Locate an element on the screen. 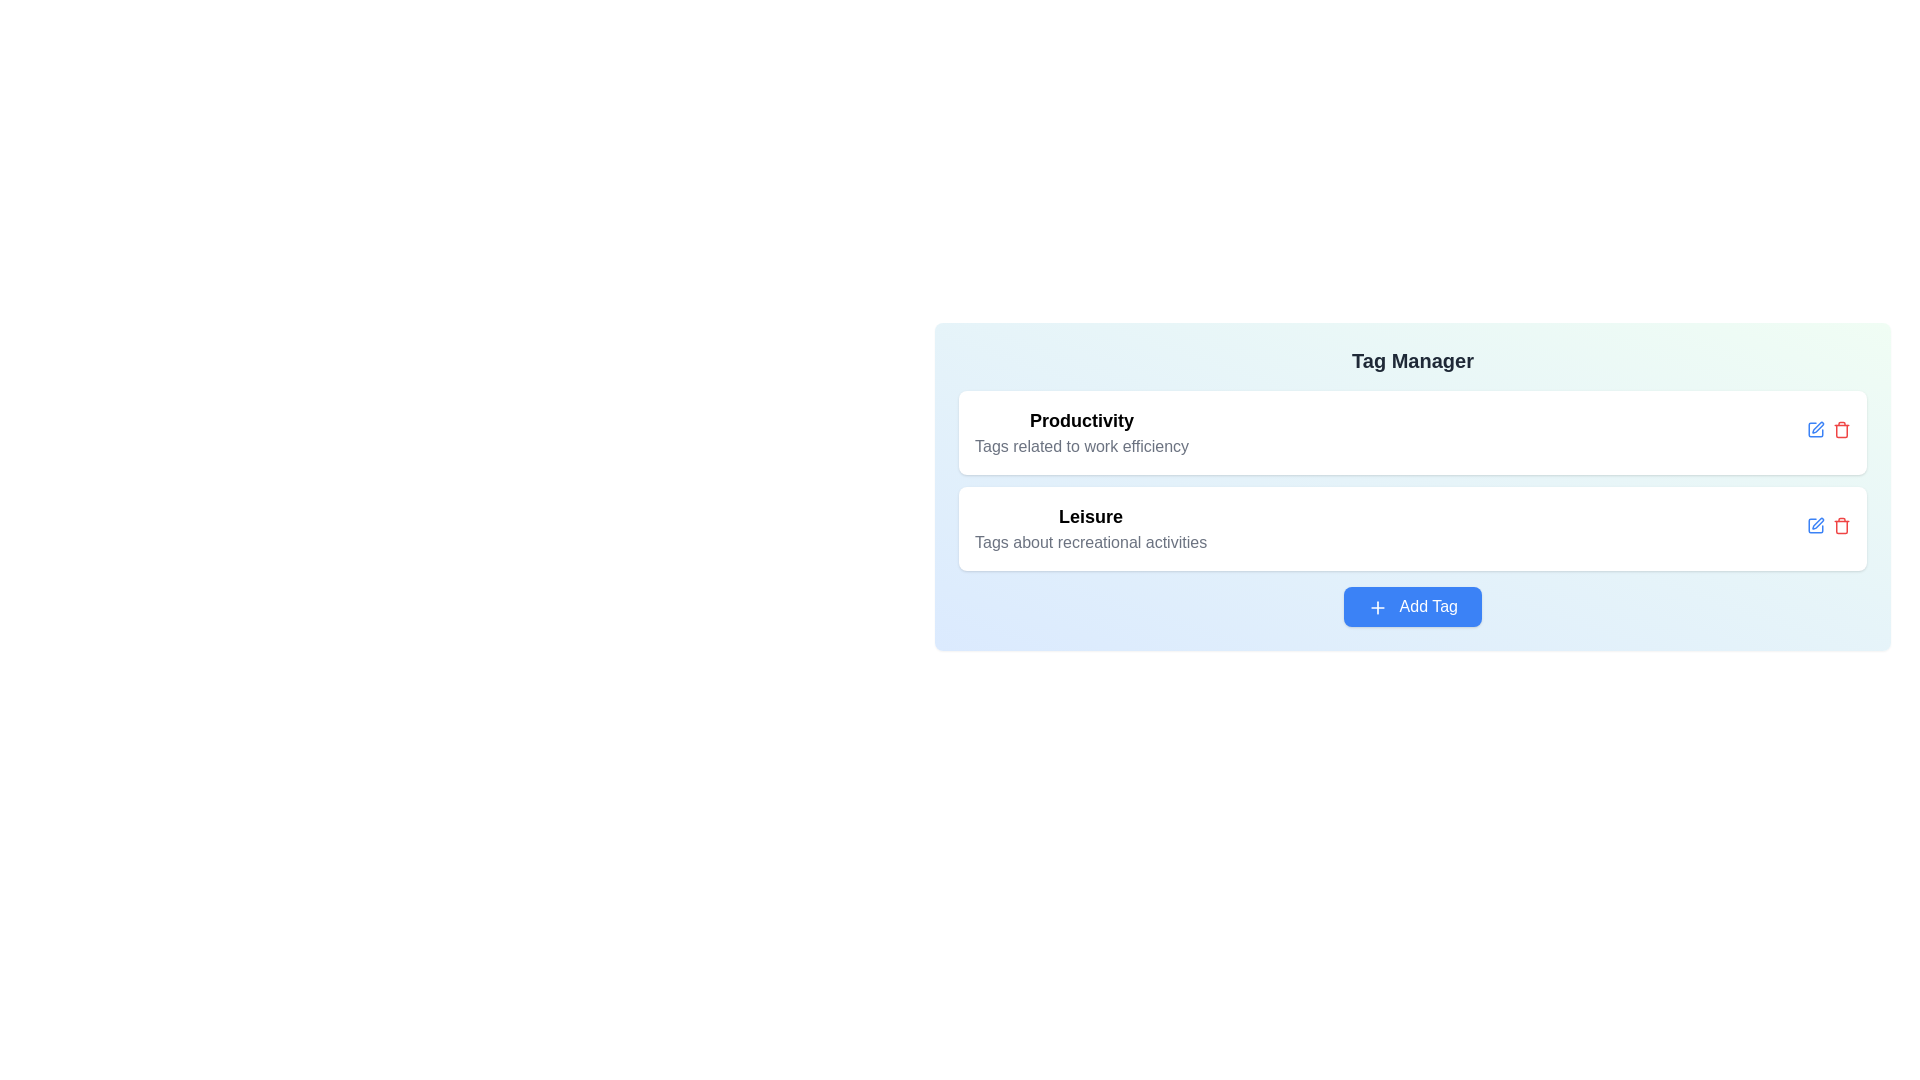 Image resolution: width=1920 pixels, height=1080 pixels. the red trash icon button located to the right of the 'Leisure' tag in the 'Tag Manager' area to observe the scaling effect is located at coordinates (1841, 524).